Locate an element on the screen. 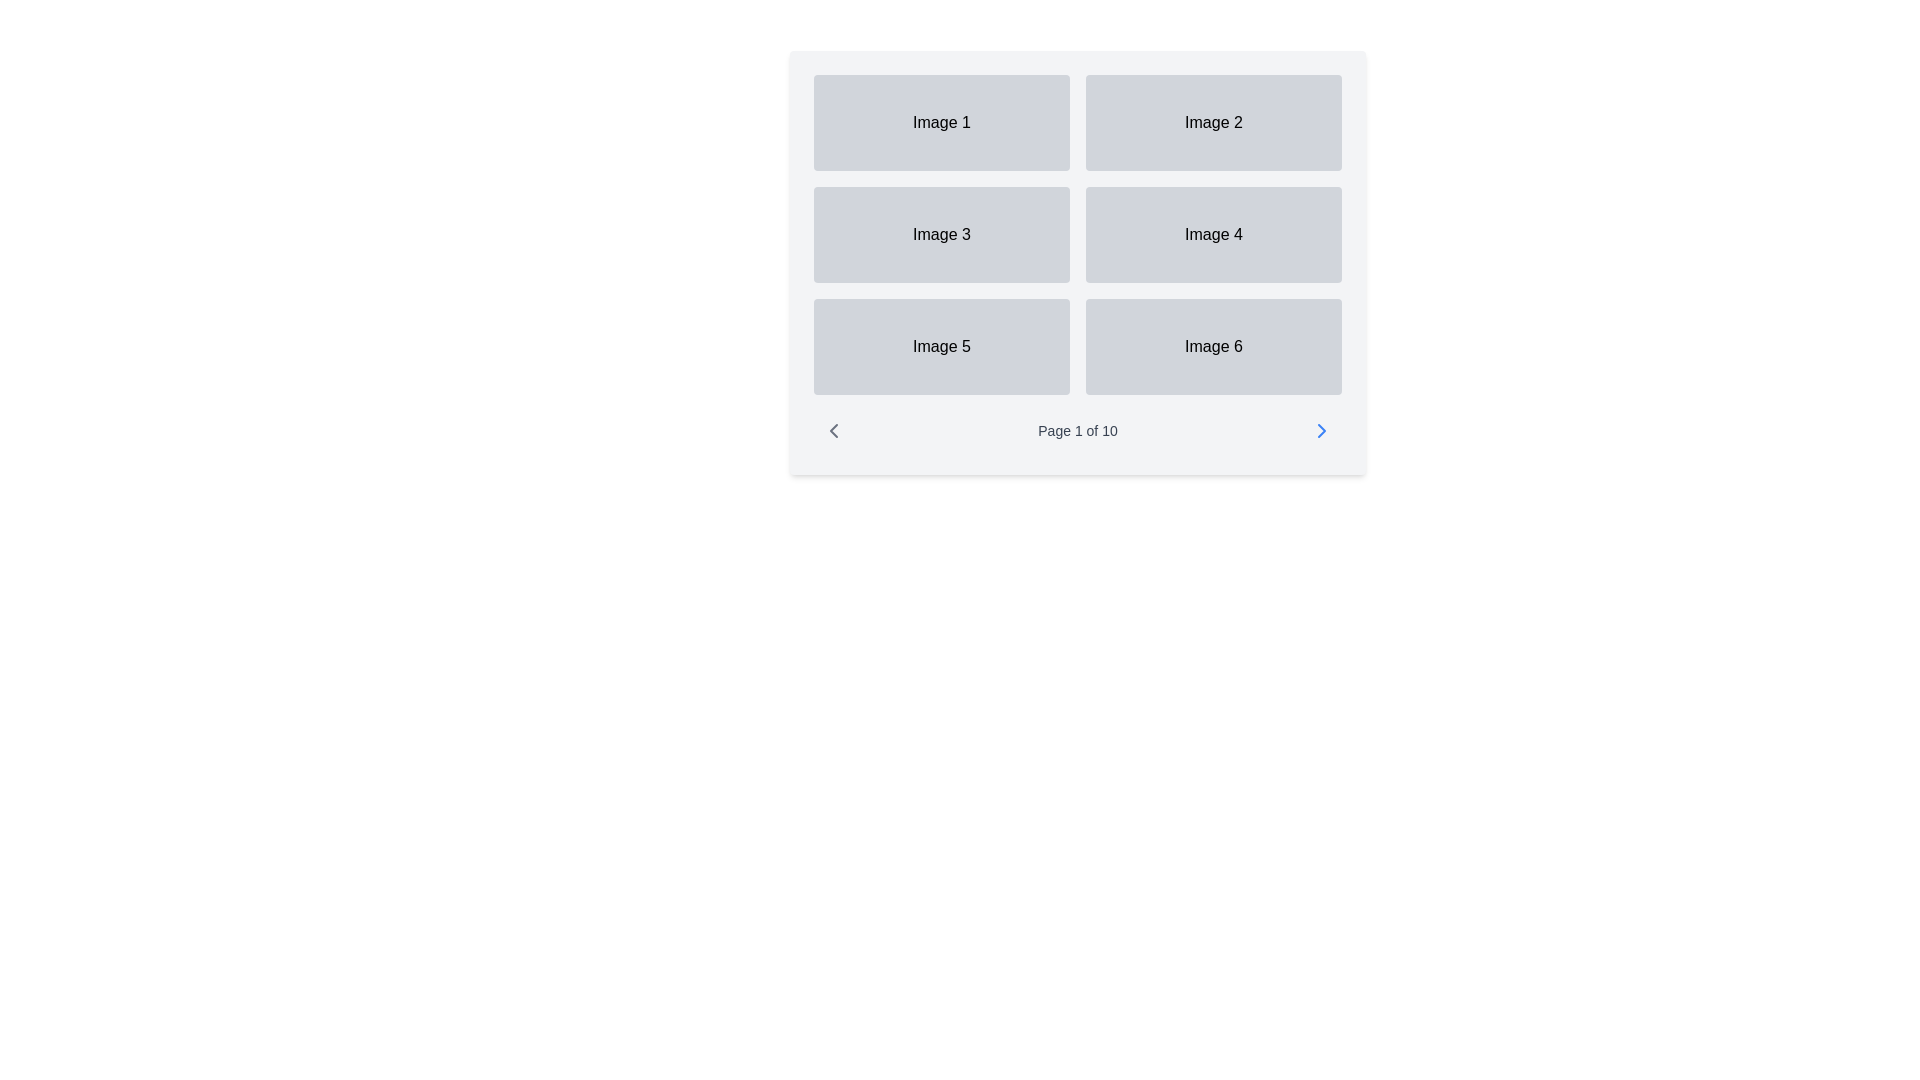 The height and width of the screenshot is (1080, 1920). the static visual placeholder labeled 'Image 2' which is a rectangular box with a light gray background and medium-sized black text, located in the top row of a grid layout is located at coordinates (1213, 123).